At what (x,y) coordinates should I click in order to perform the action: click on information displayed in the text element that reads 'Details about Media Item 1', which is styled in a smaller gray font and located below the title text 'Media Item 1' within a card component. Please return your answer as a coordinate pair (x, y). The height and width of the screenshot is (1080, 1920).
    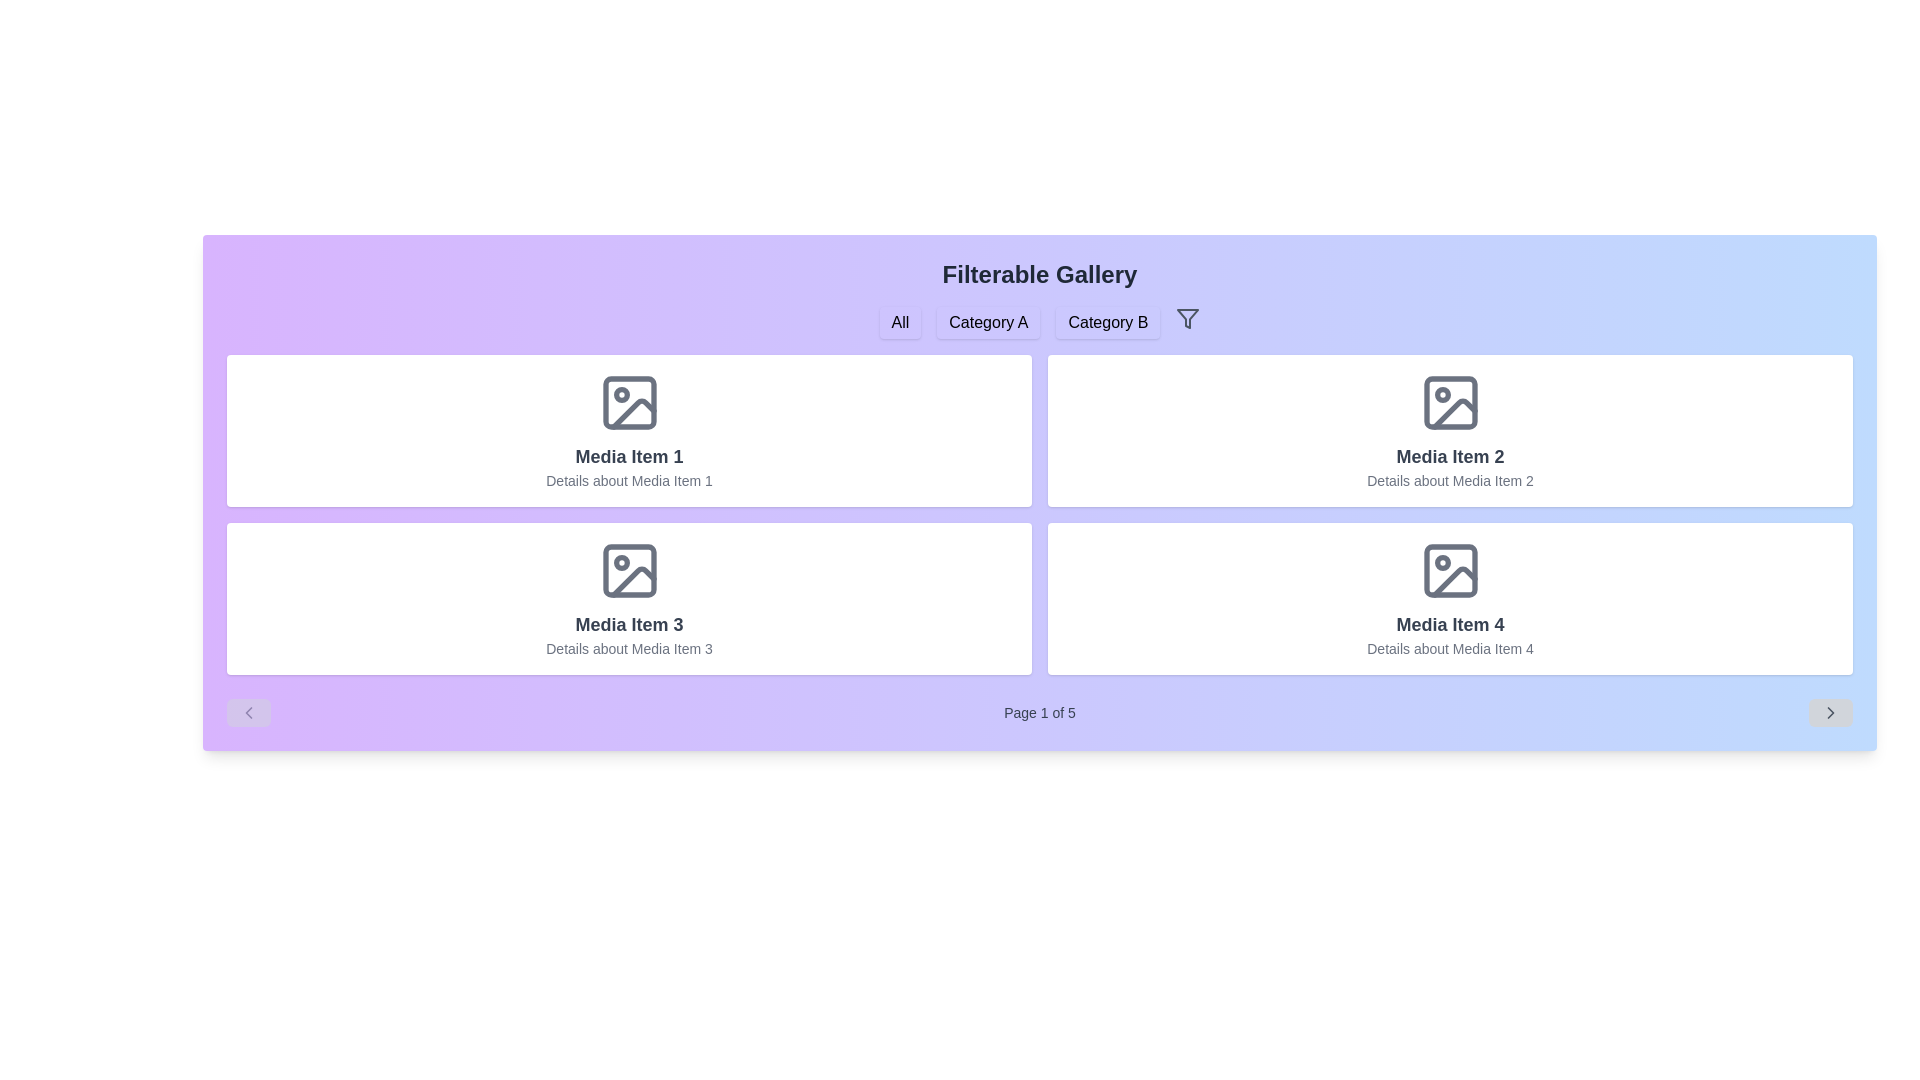
    Looking at the image, I should click on (628, 481).